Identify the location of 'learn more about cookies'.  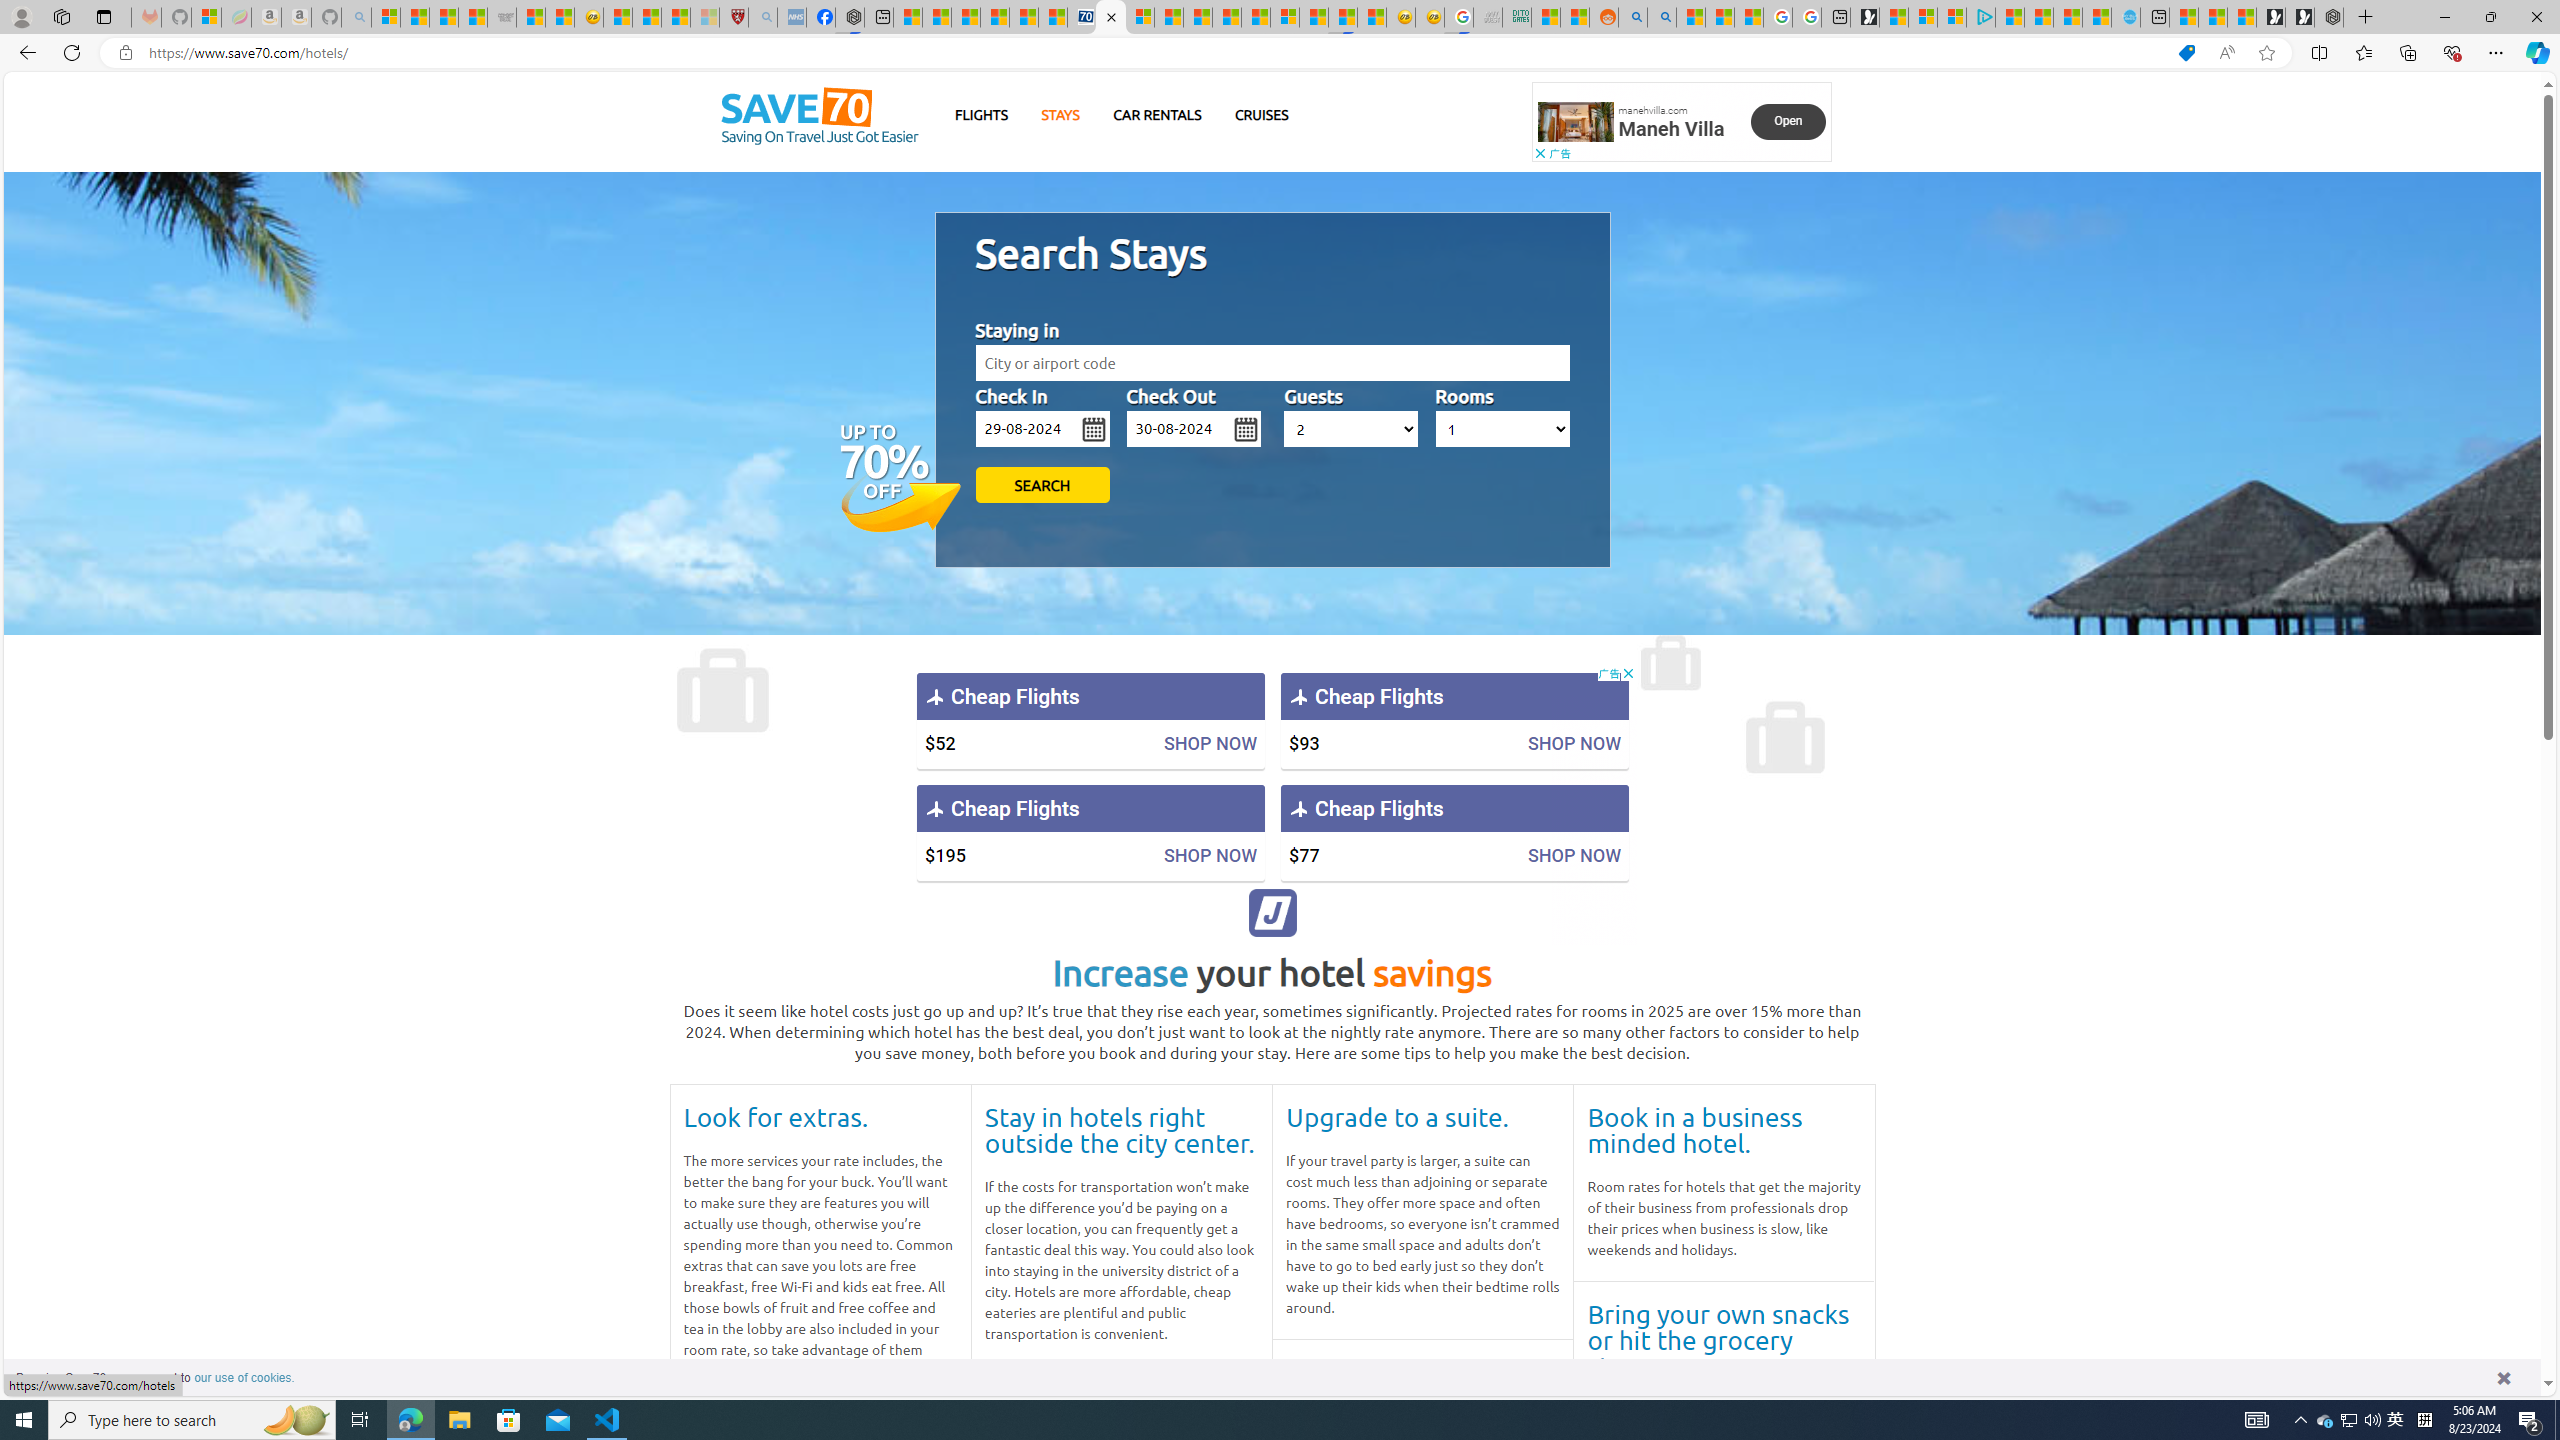
(244, 1376).